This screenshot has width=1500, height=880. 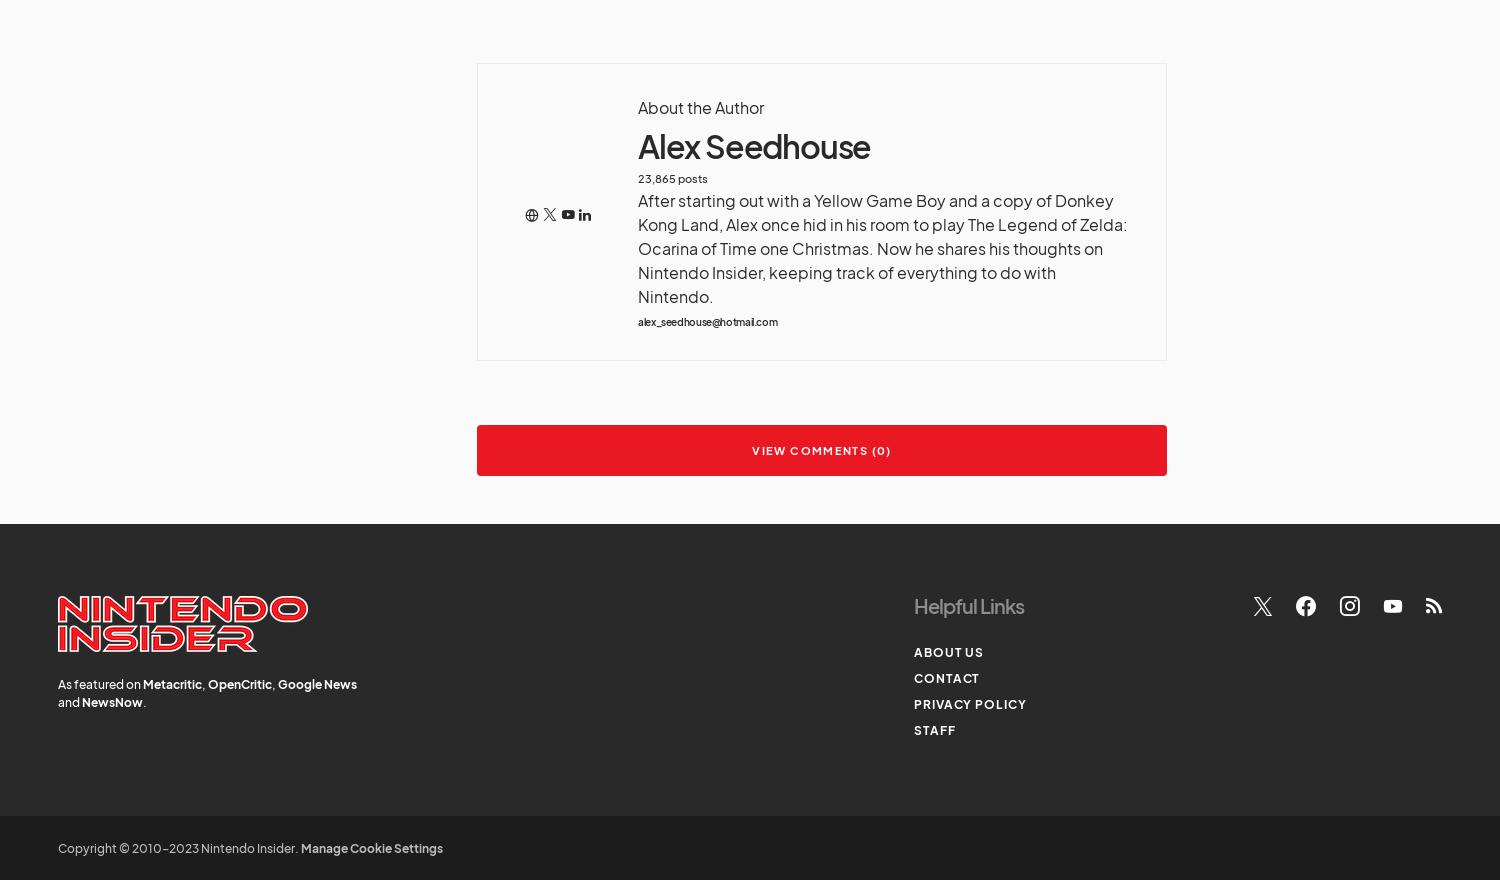 I want to click on '23,865 posts', so click(x=637, y=176).